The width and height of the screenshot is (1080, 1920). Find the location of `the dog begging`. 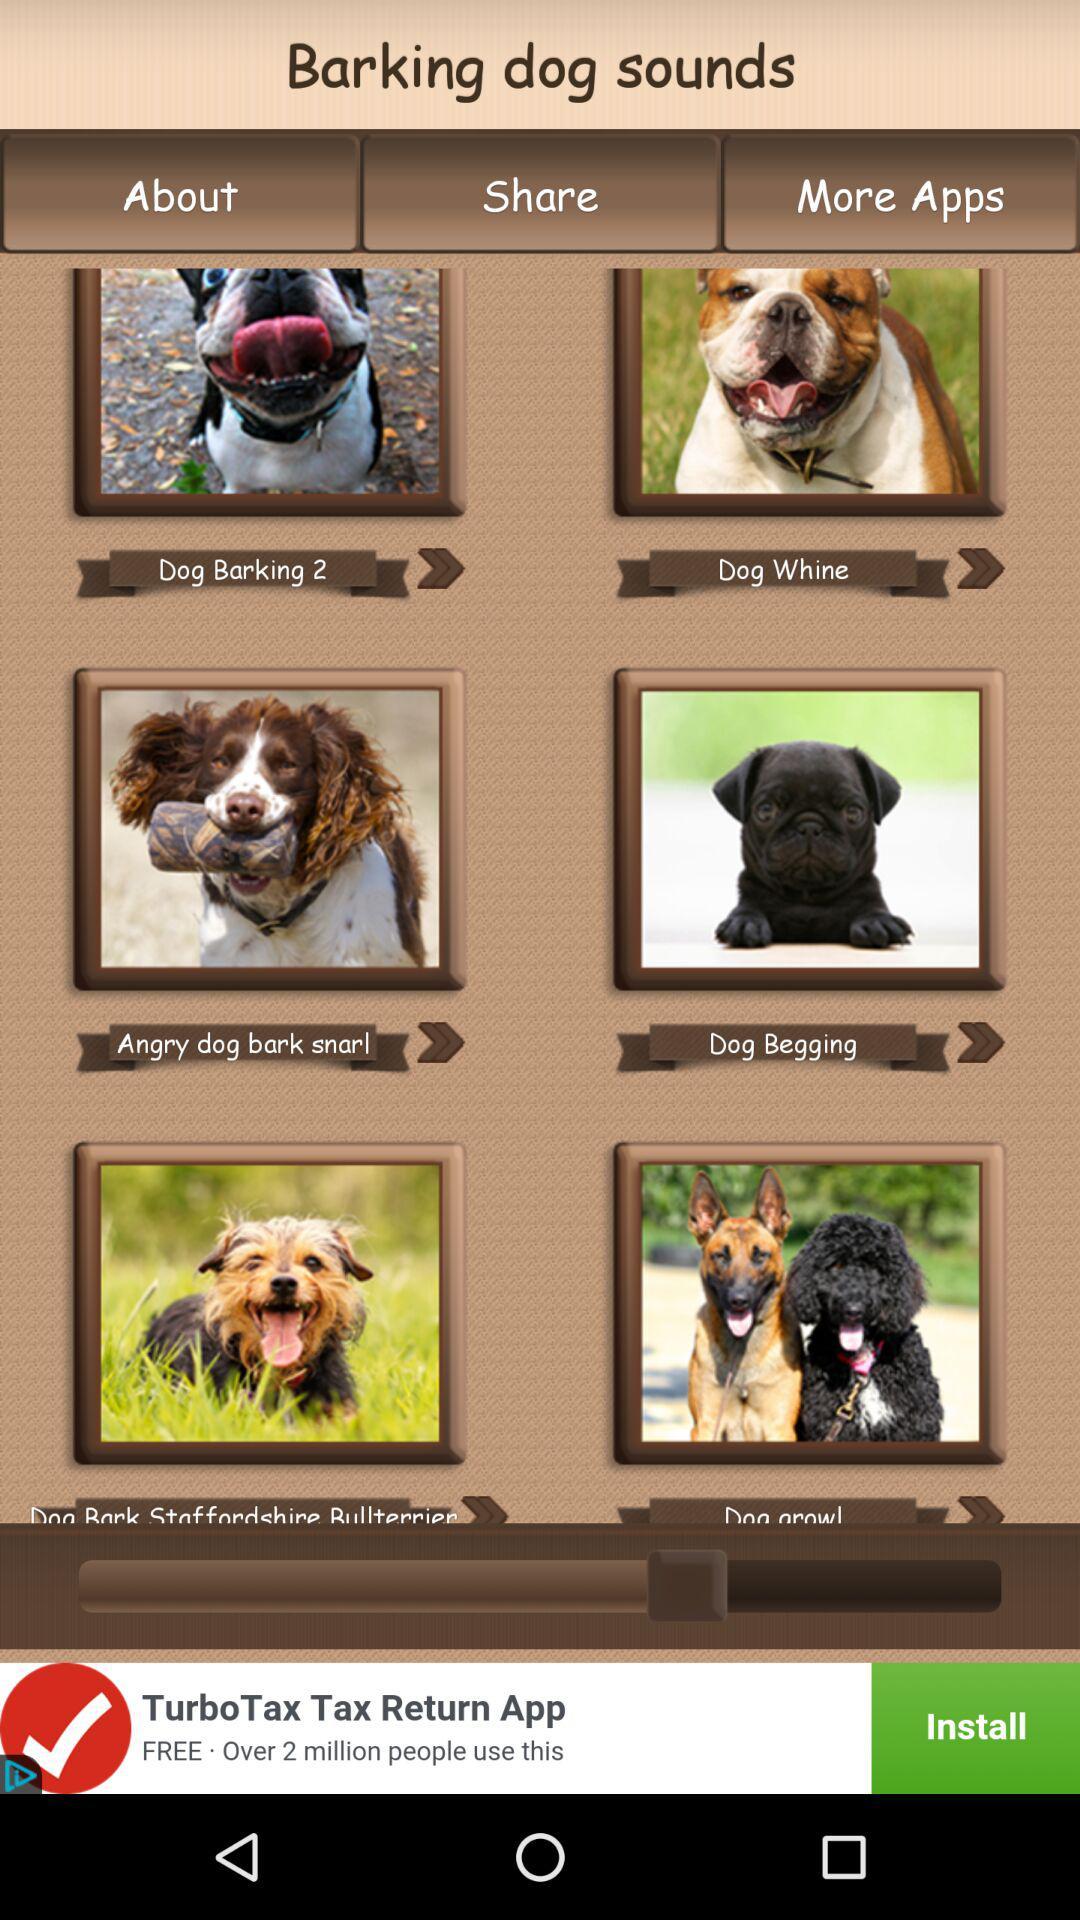

the dog begging is located at coordinates (782, 1041).